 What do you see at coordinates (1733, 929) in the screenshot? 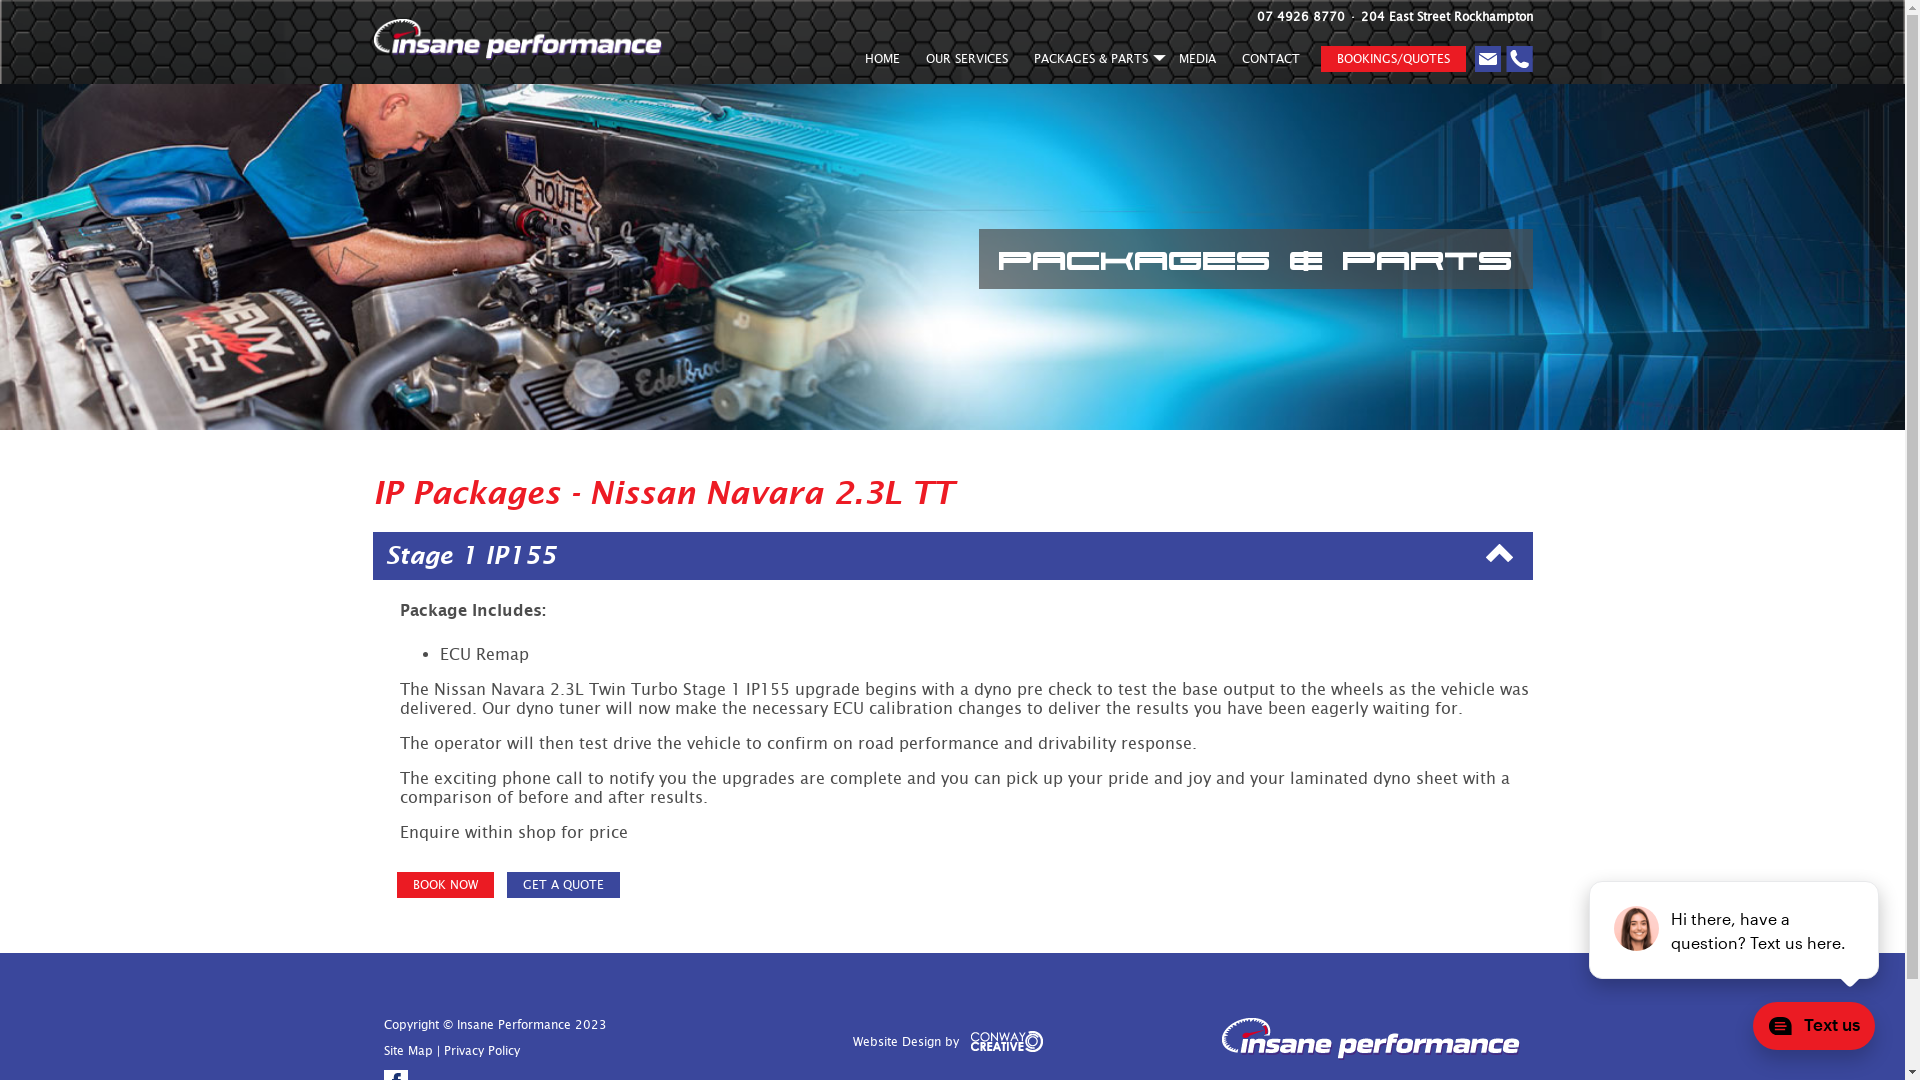
I see `'podium webchat widget prompt'` at bounding box center [1733, 929].